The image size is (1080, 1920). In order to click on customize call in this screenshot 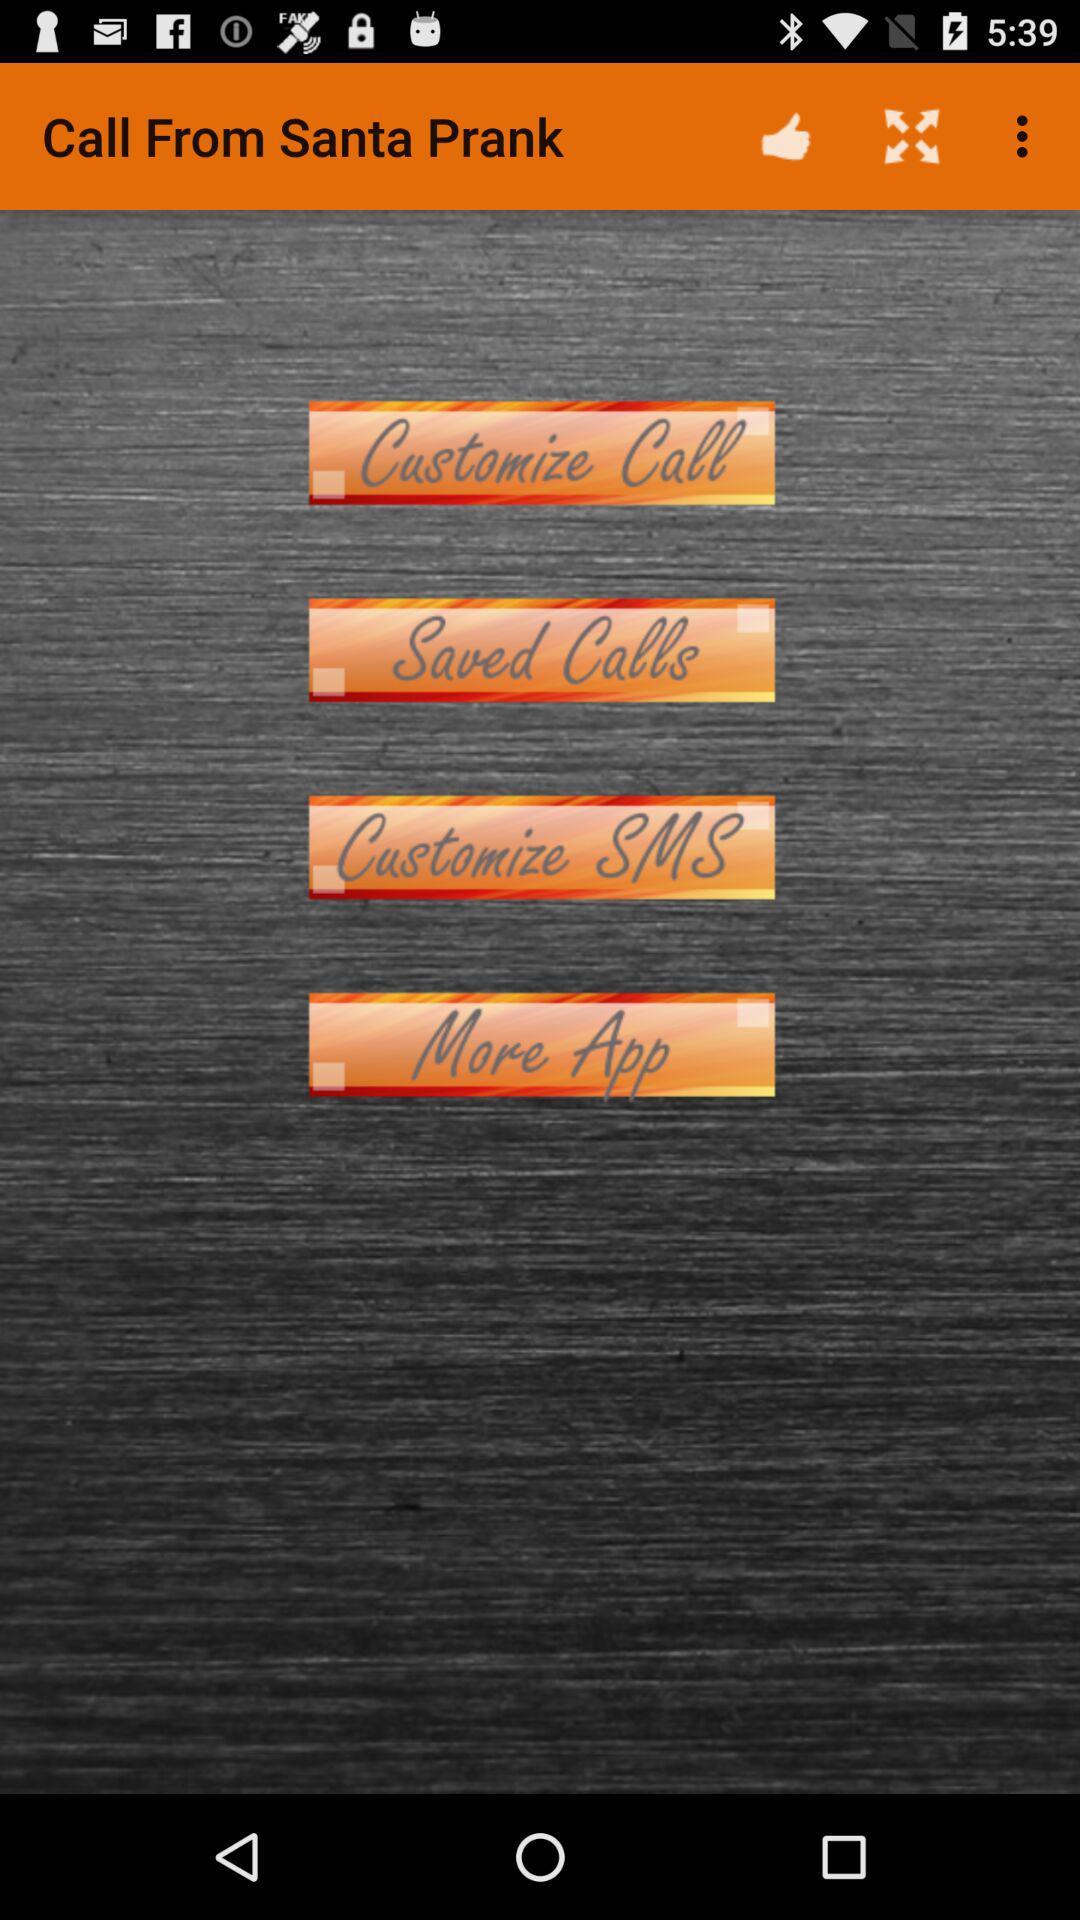, I will do `click(540, 451)`.